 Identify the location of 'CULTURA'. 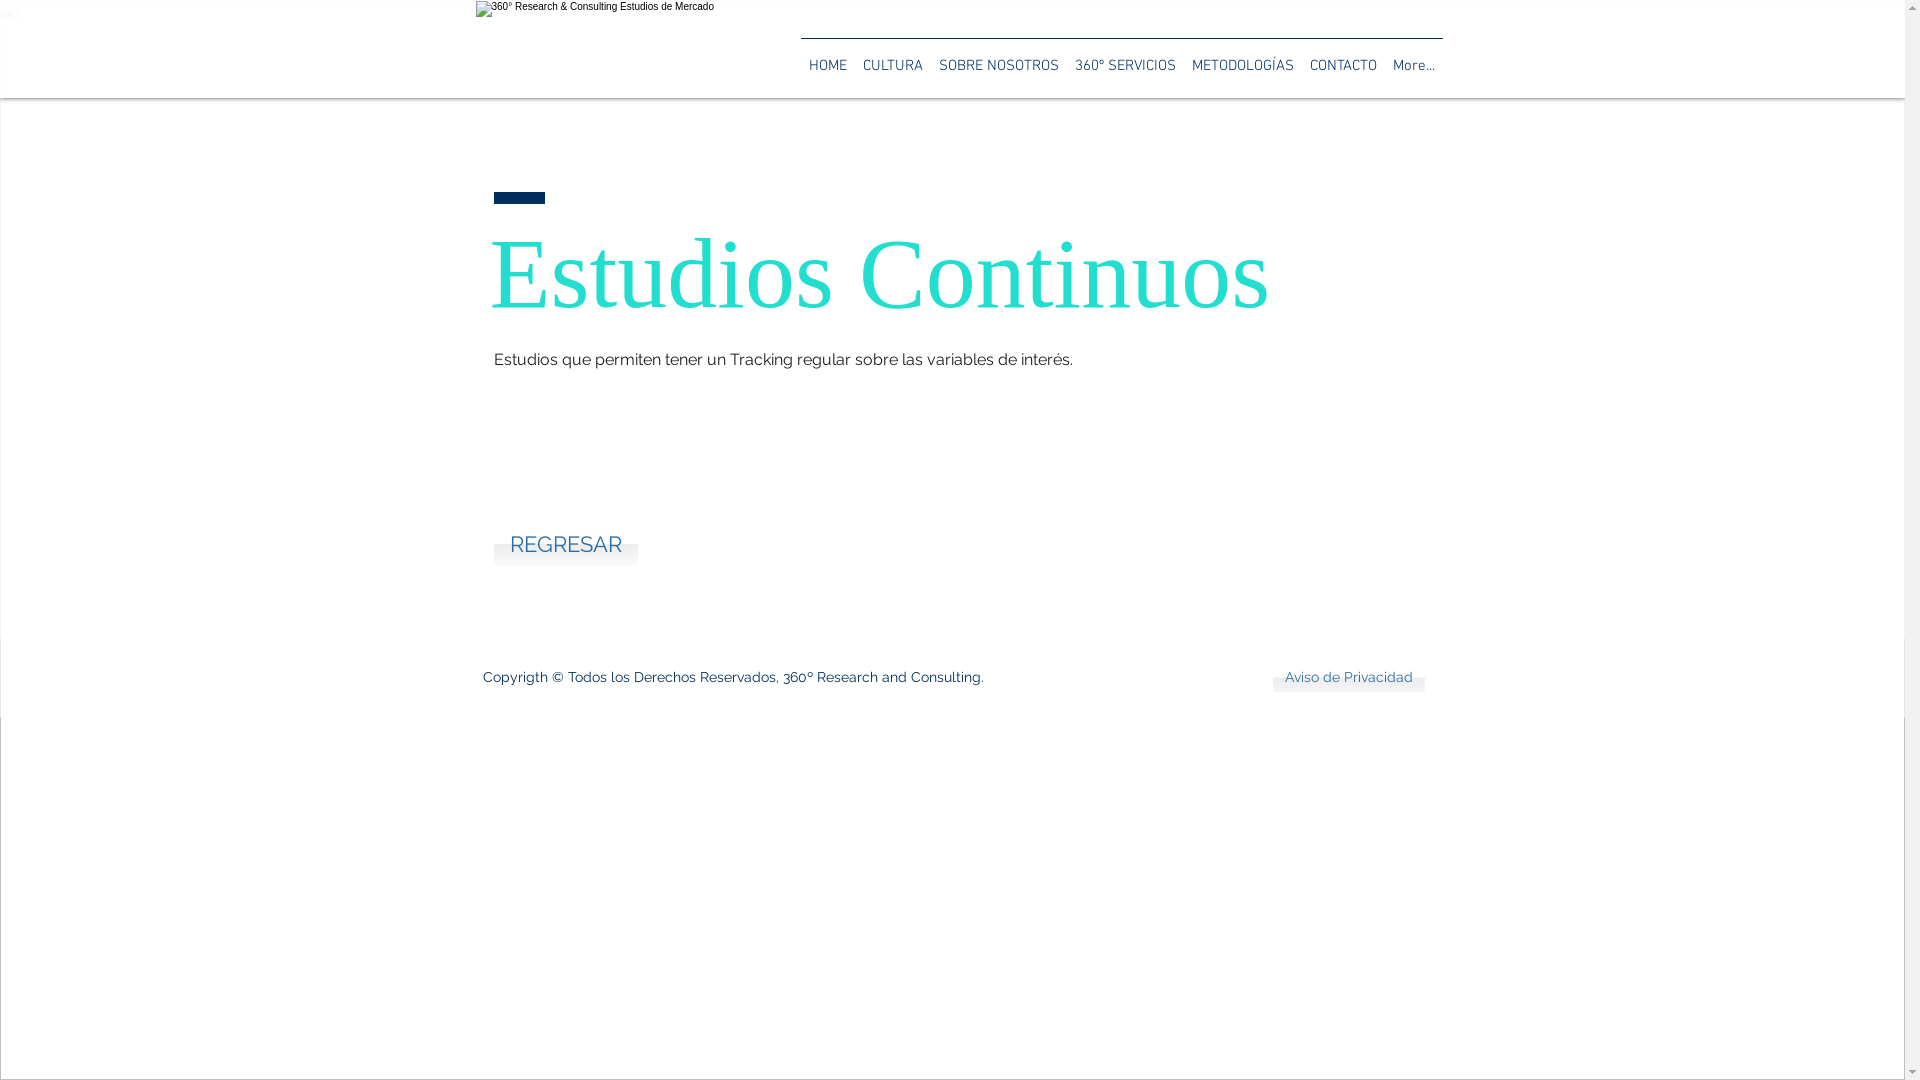
(891, 56).